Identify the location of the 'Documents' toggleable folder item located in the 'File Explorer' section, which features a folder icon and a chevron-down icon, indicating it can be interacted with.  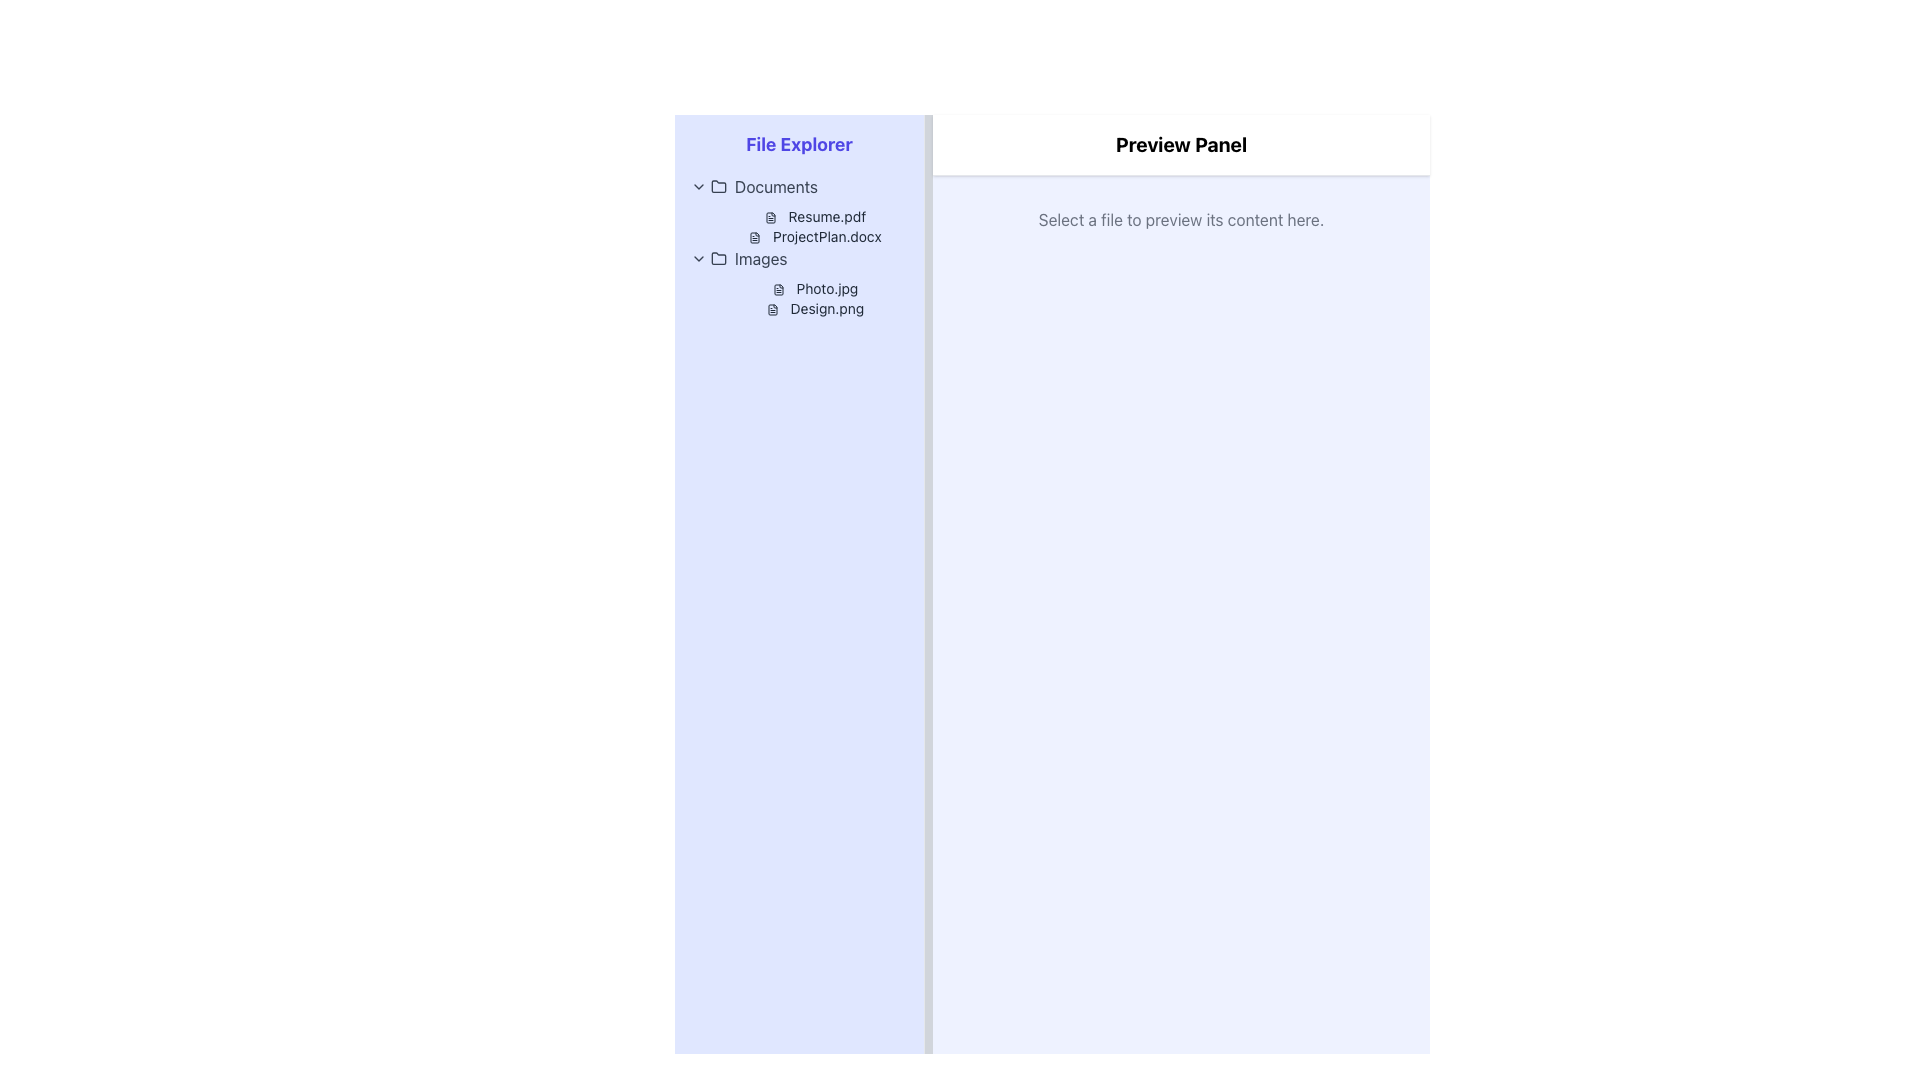
(798, 186).